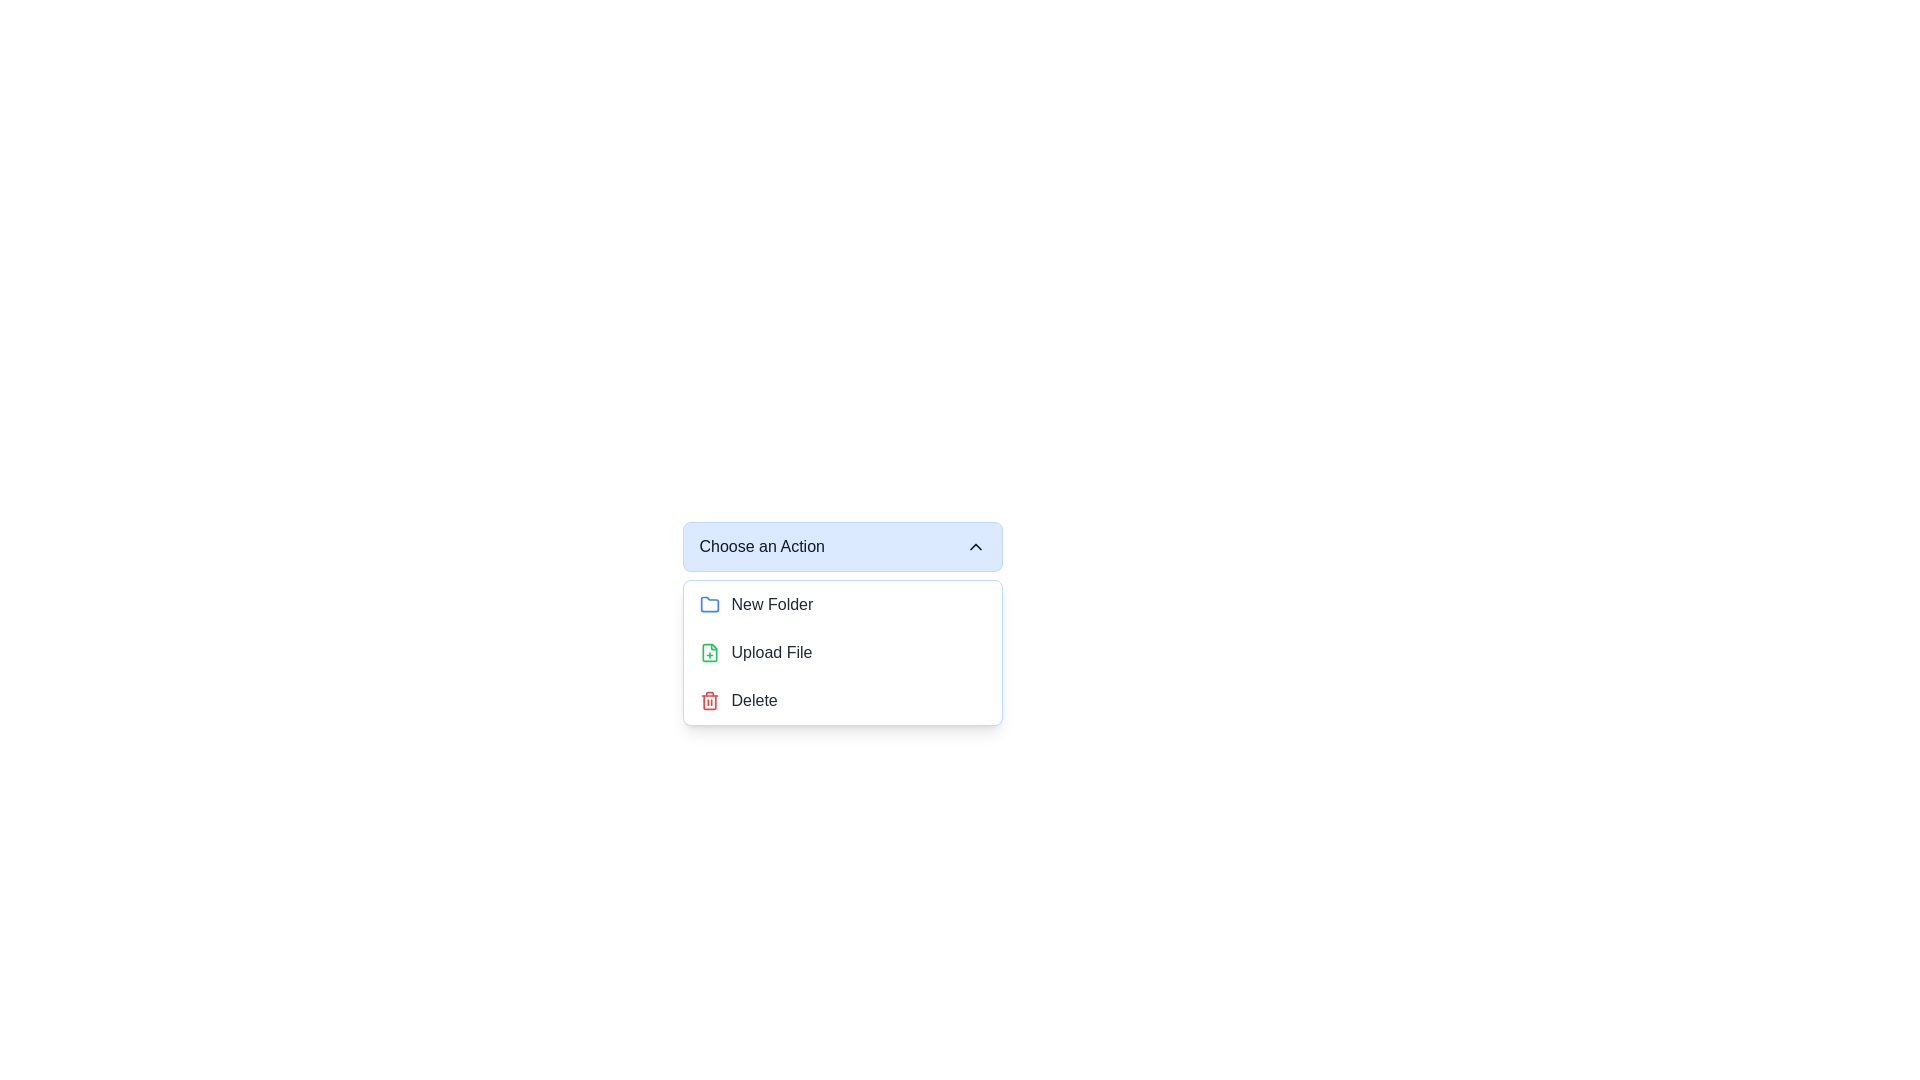 This screenshot has width=1920, height=1080. I want to click on the upload icon located within the dropdown menu under the 'Upload File' option, so click(709, 652).